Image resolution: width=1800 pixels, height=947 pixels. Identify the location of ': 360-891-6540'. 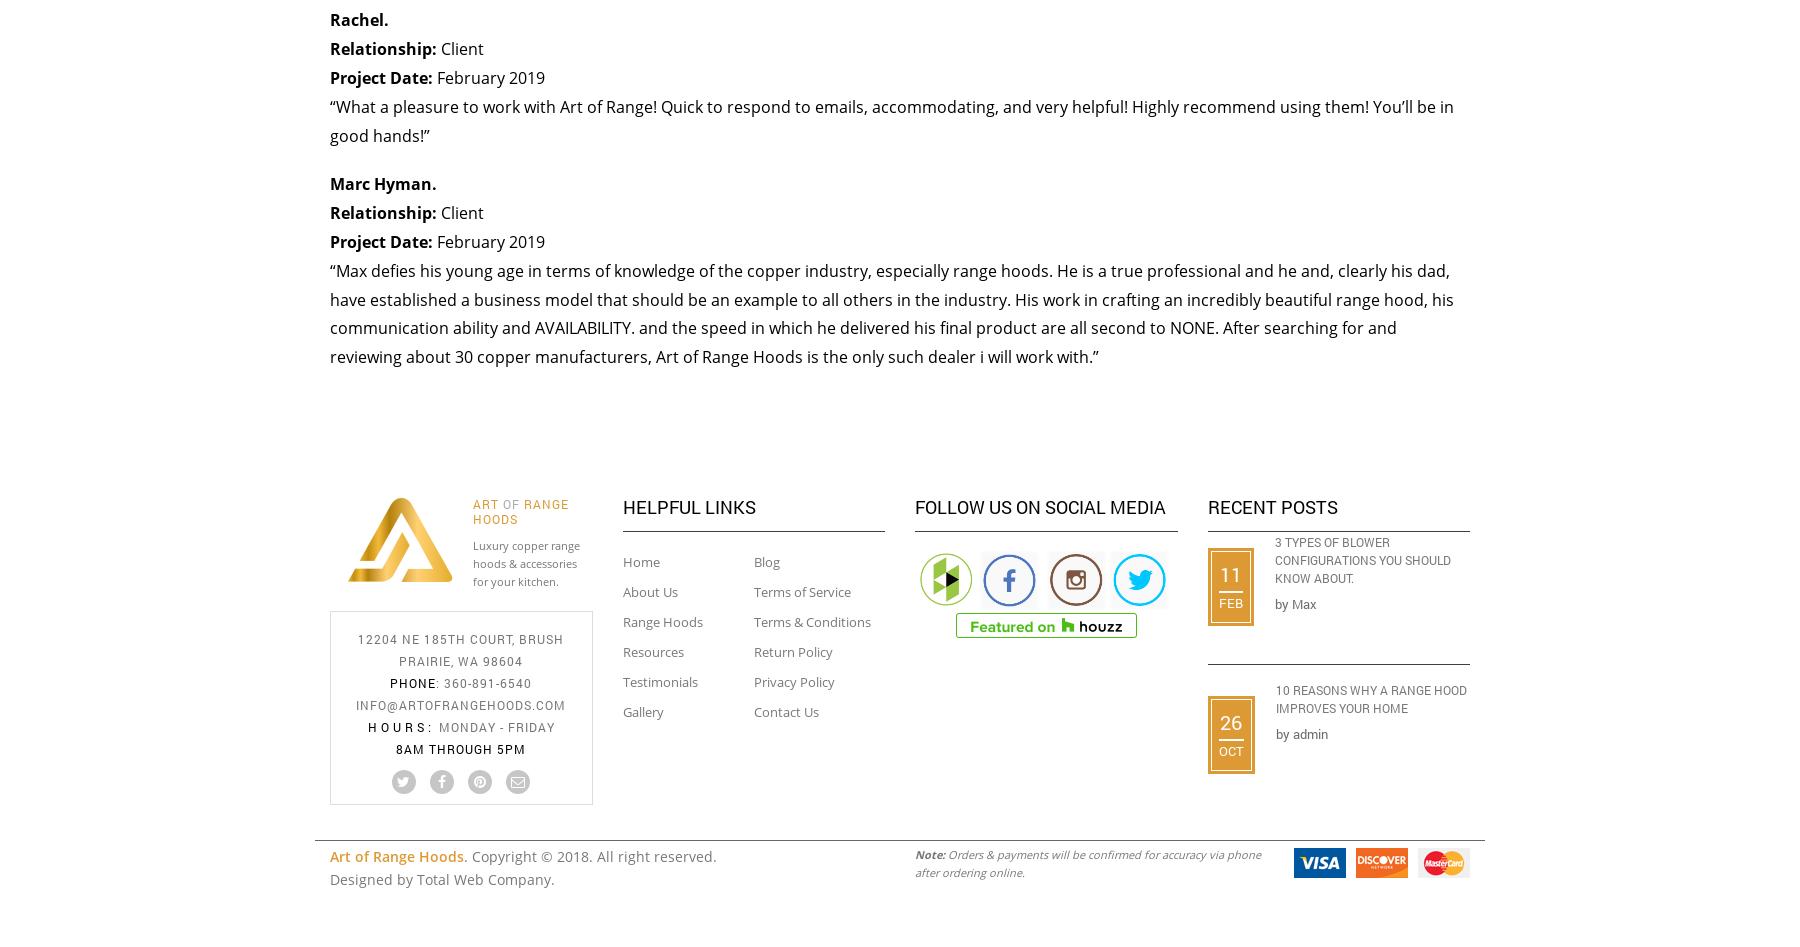
(483, 681).